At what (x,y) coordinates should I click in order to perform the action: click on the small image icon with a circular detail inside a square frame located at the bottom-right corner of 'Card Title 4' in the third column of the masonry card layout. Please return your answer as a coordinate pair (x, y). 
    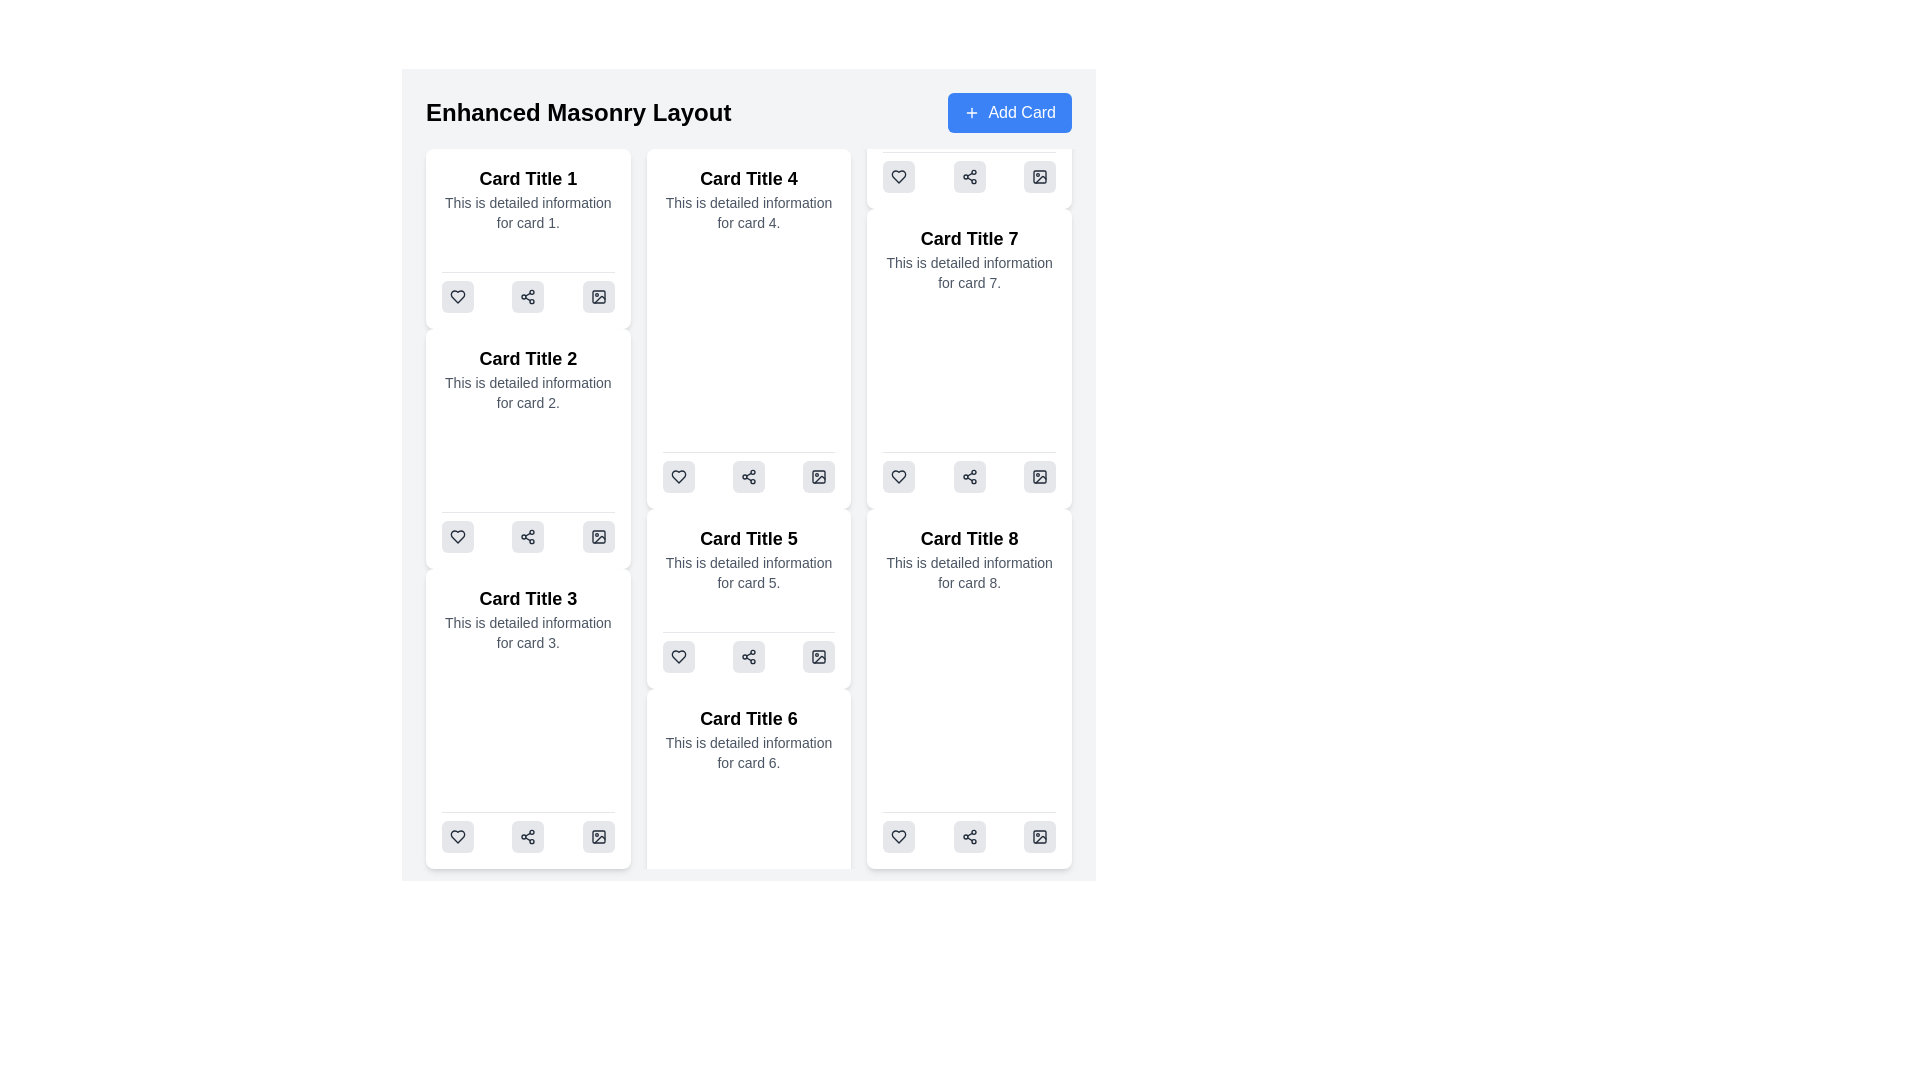
    Looking at the image, I should click on (819, 477).